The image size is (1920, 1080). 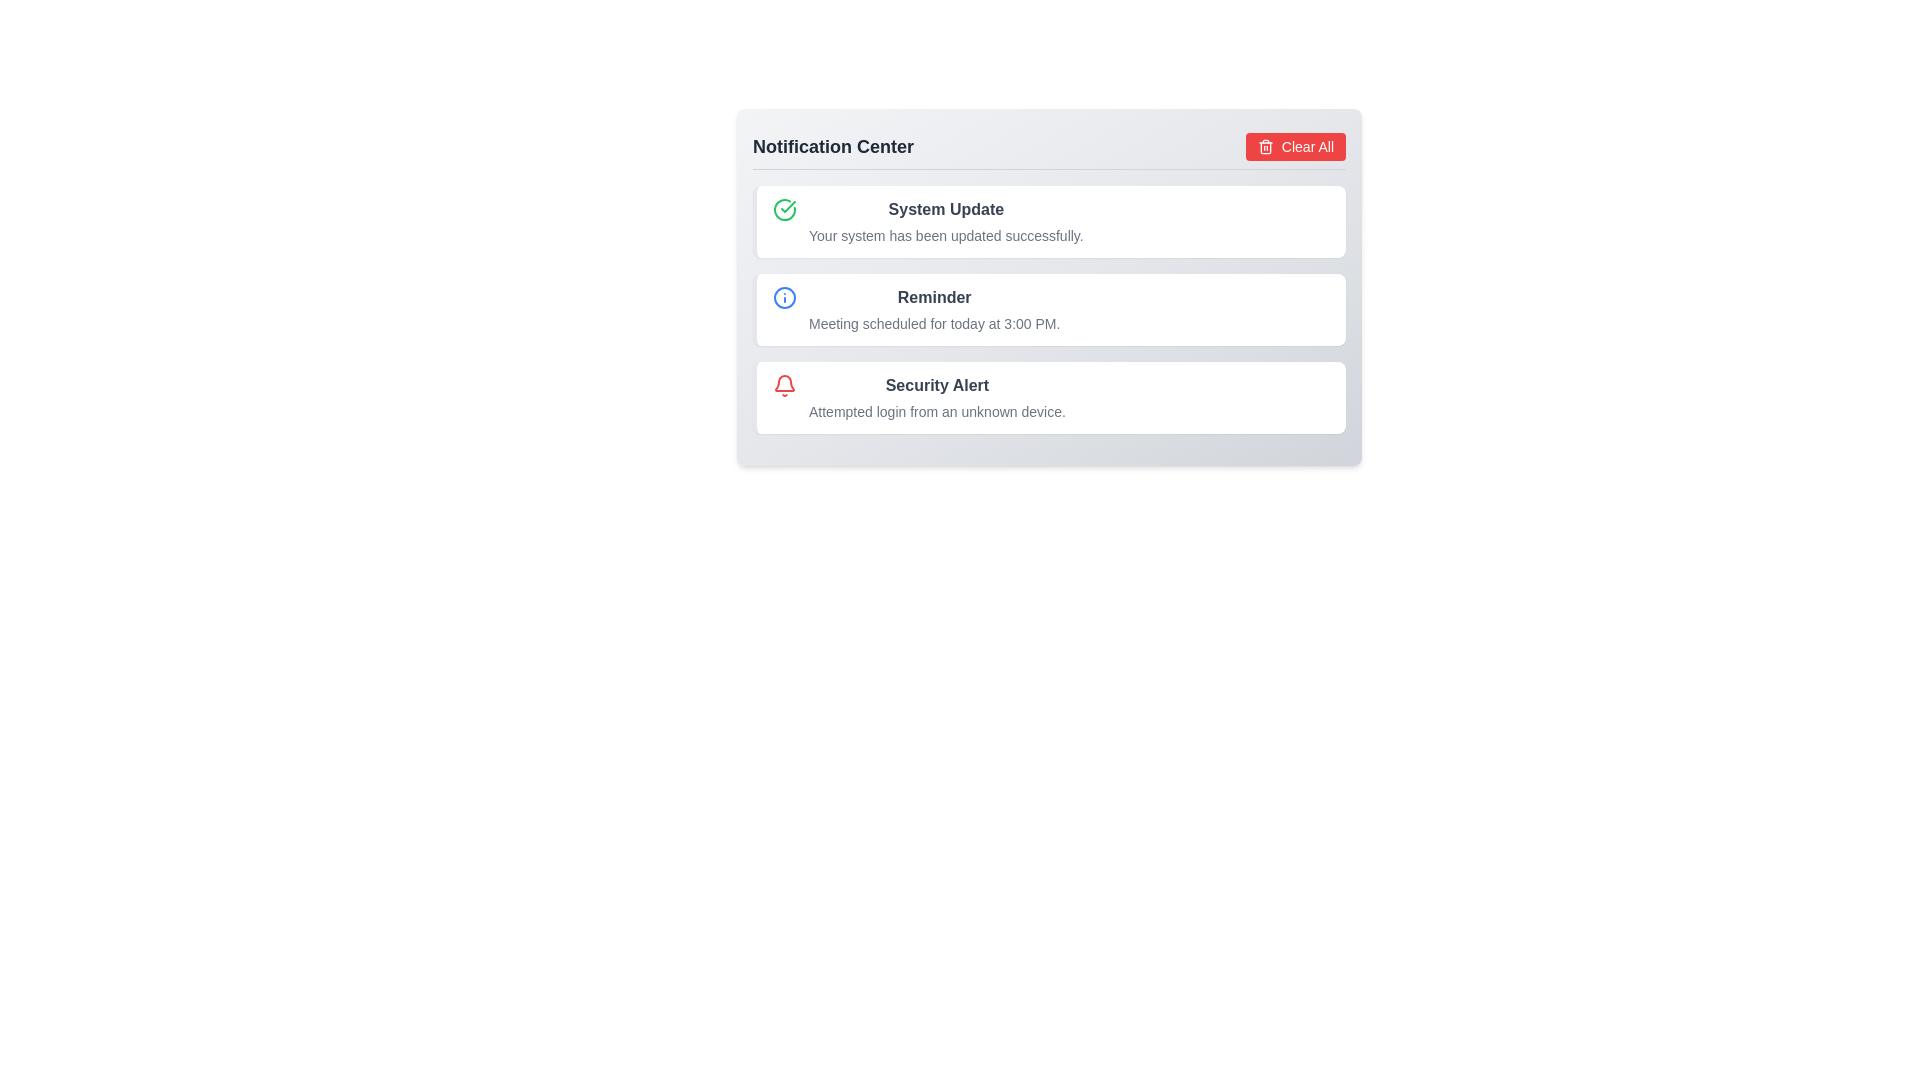 I want to click on static text label that confirms the successful update of the system, located below the 'System Update' header, so click(x=945, y=234).